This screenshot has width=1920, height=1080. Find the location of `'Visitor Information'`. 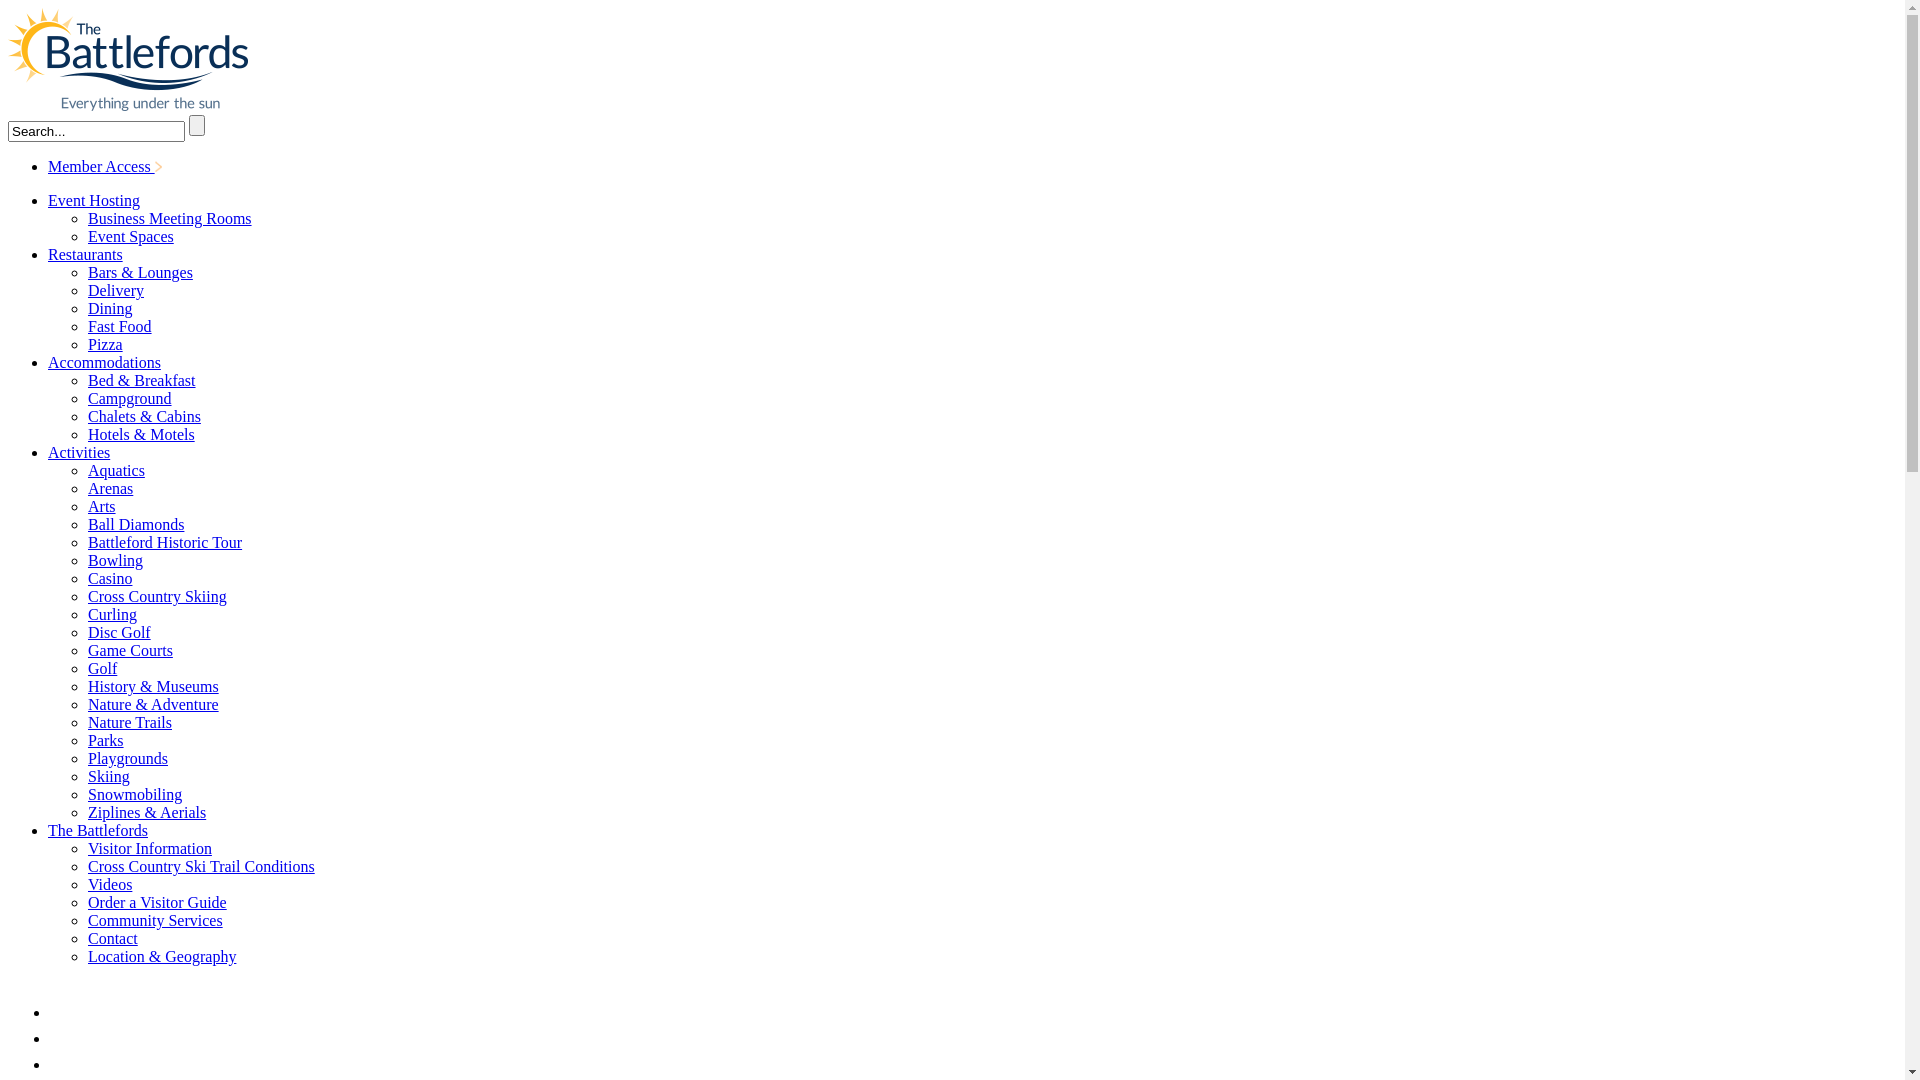

'Visitor Information' is located at coordinates (148, 848).